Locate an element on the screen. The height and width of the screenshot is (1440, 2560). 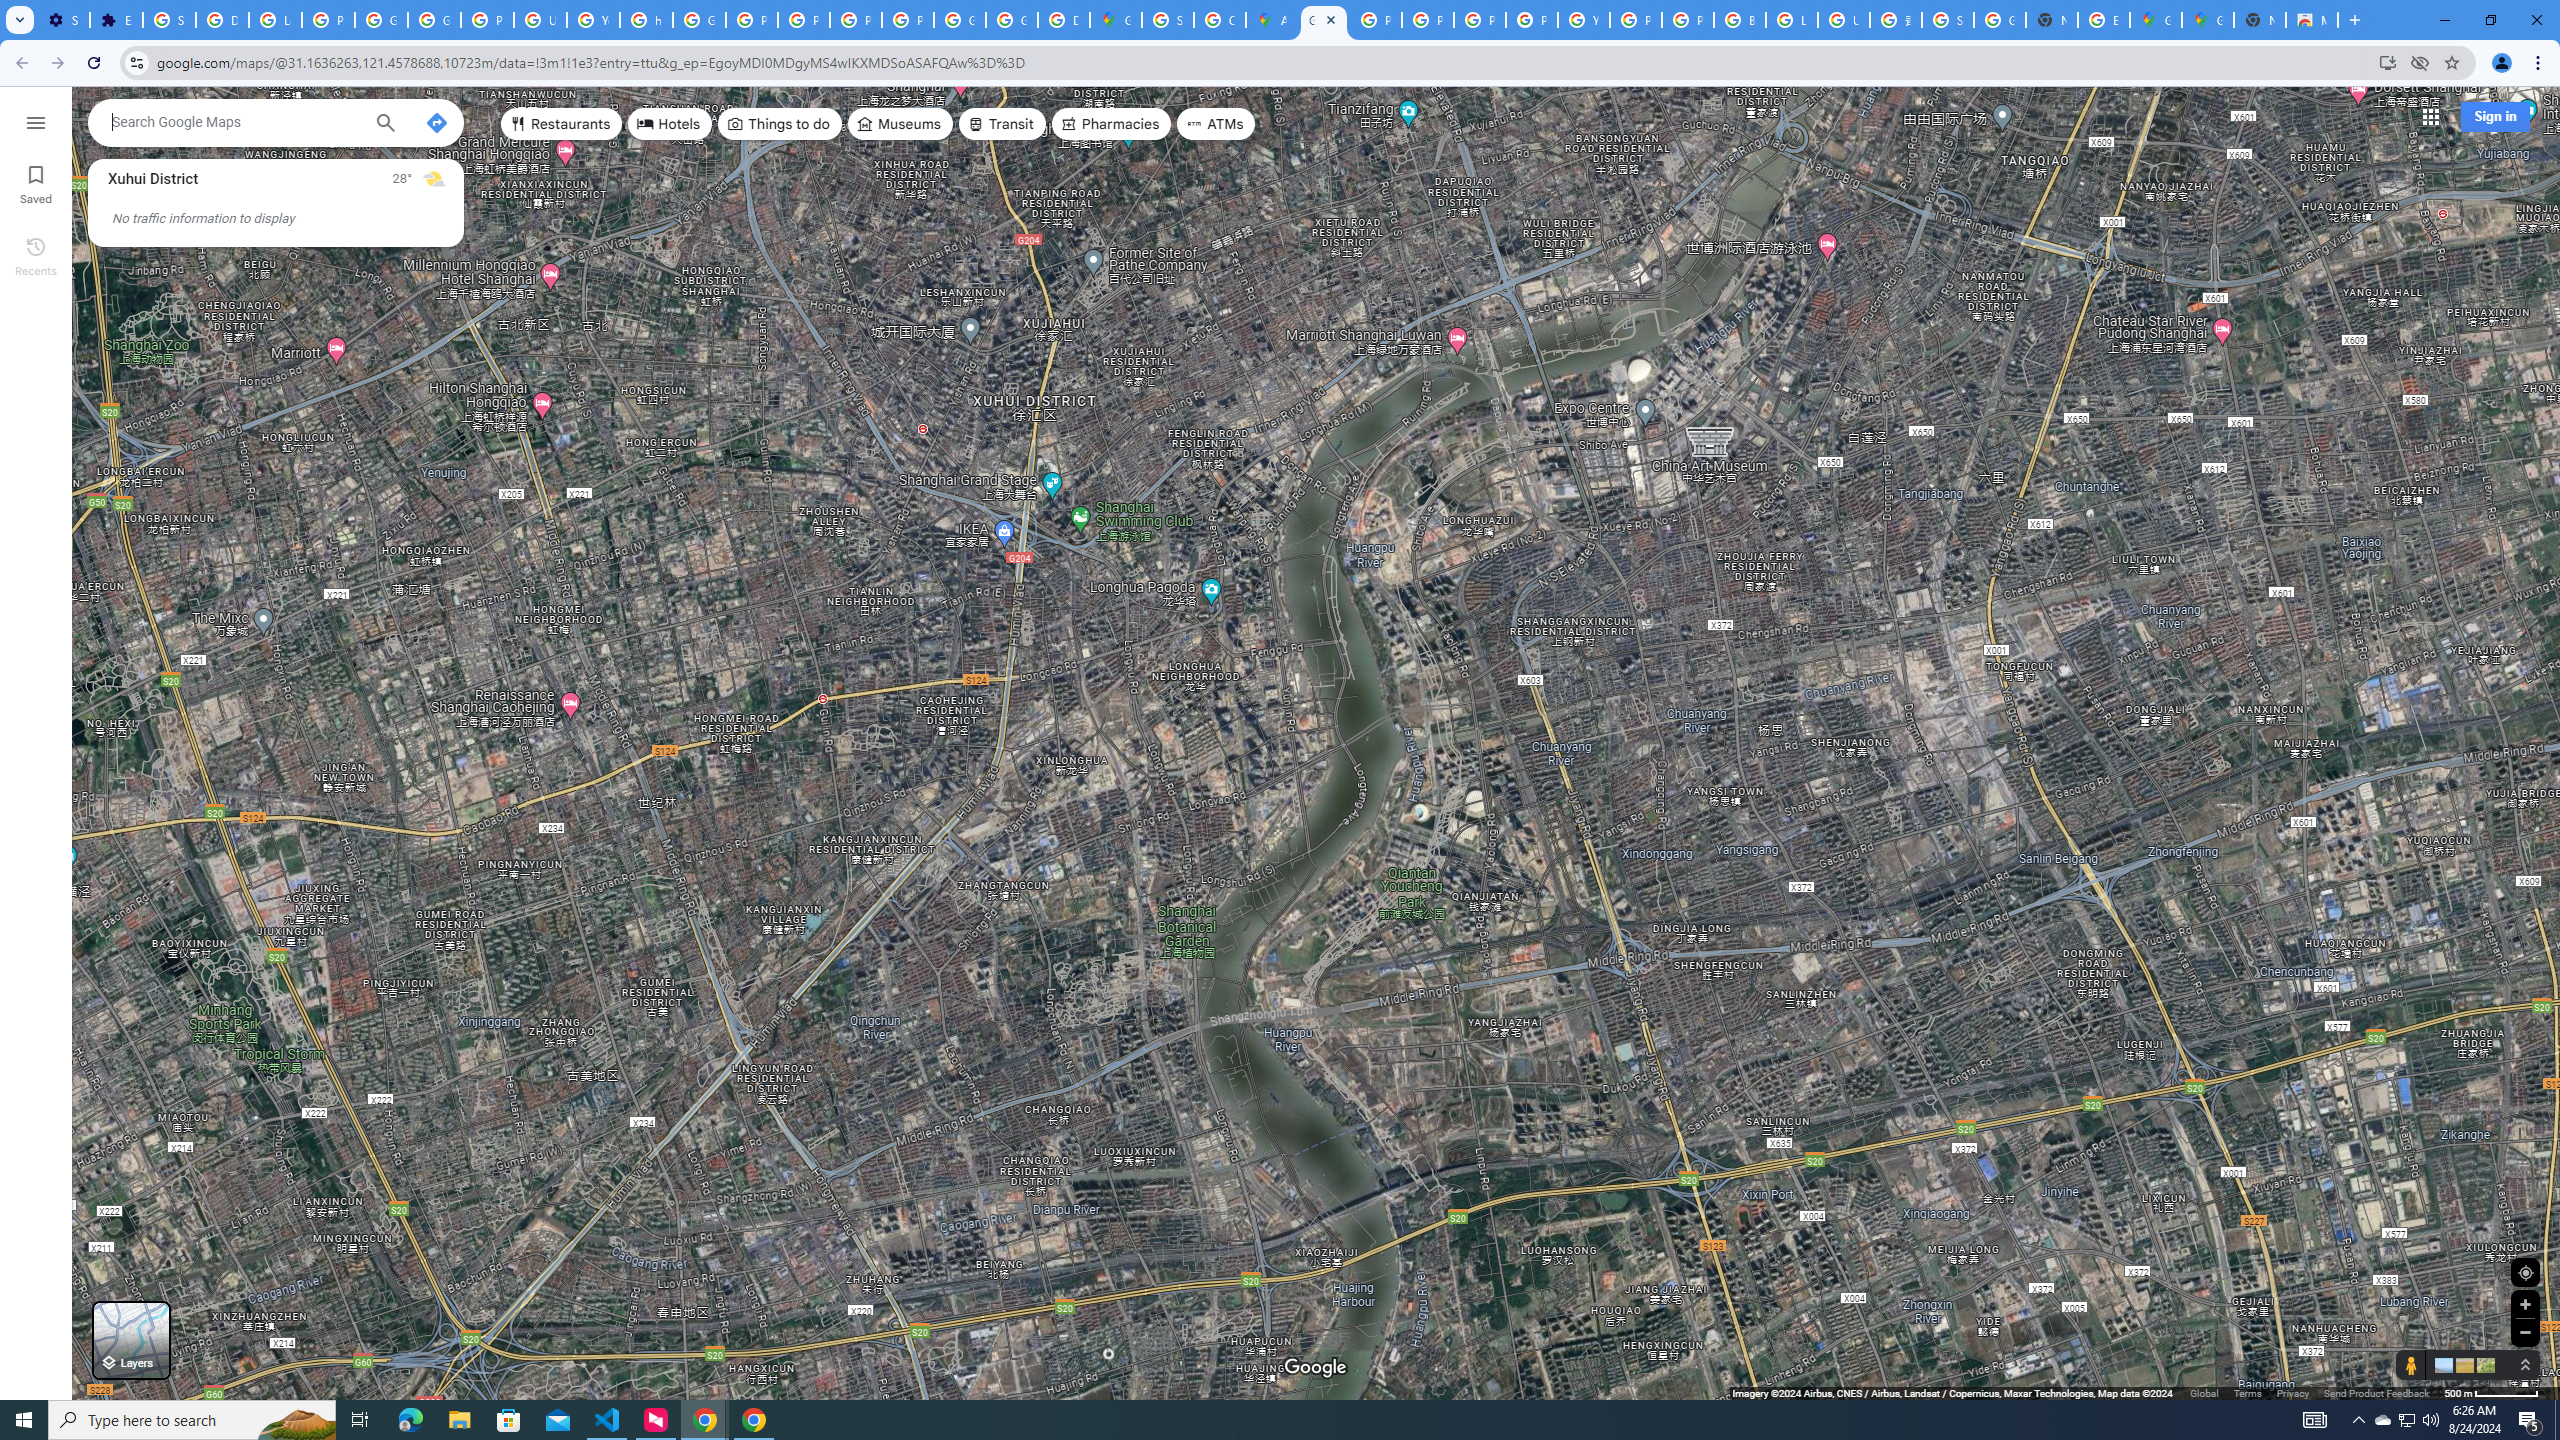
'Google Maps' is located at coordinates (1324, 19).